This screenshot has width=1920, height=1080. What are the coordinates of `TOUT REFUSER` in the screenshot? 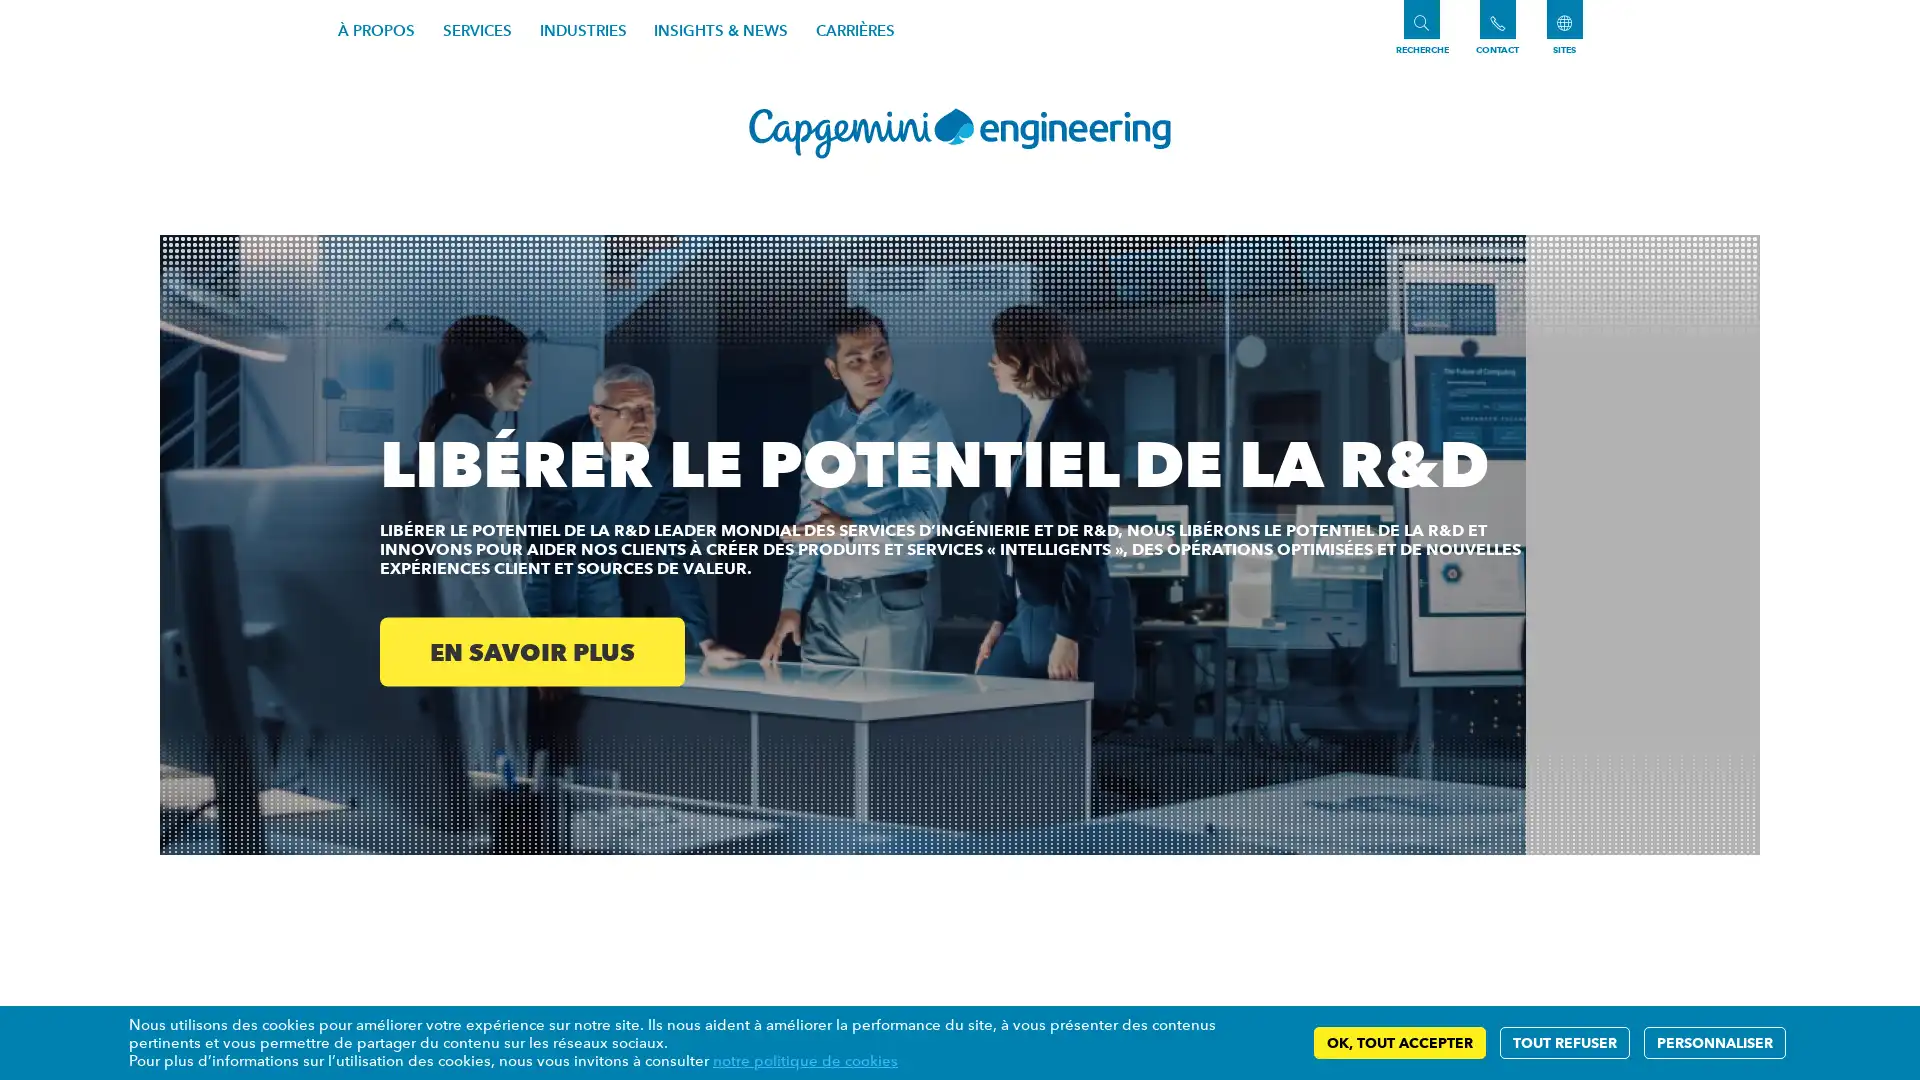 It's located at (1563, 1041).